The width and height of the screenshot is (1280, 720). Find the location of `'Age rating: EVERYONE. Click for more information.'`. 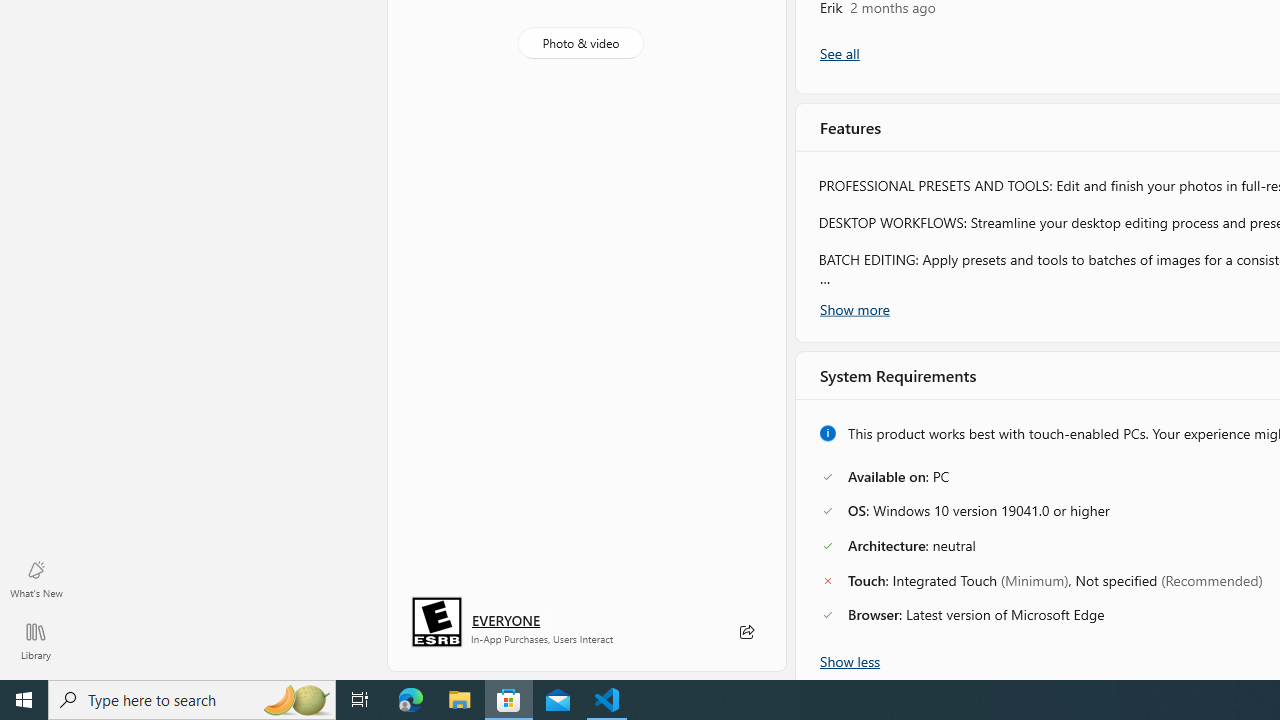

'Age rating: EVERYONE. Click for more information.' is located at coordinates (506, 618).